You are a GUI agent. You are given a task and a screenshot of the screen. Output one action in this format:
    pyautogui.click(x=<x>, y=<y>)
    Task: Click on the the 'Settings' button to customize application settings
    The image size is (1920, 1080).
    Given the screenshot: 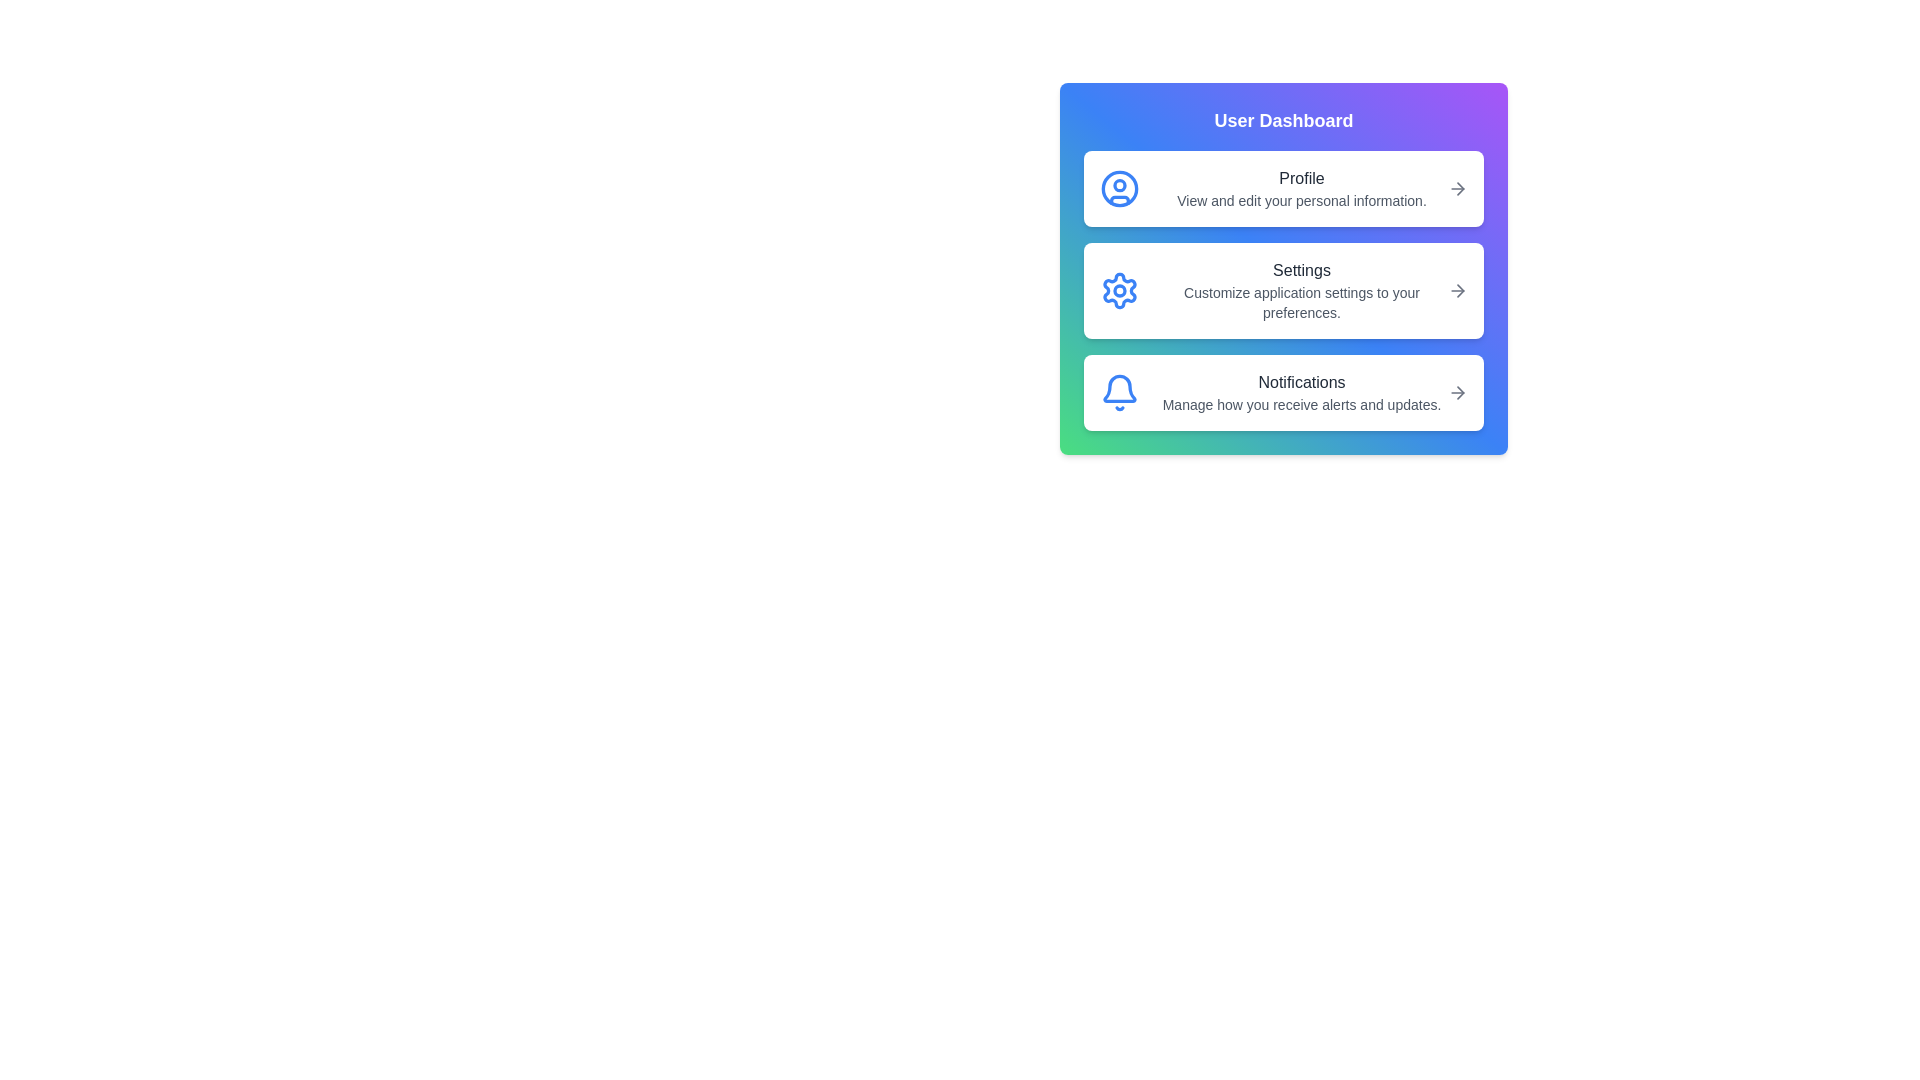 What is the action you would take?
    pyautogui.click(x=1283, y=290)
    